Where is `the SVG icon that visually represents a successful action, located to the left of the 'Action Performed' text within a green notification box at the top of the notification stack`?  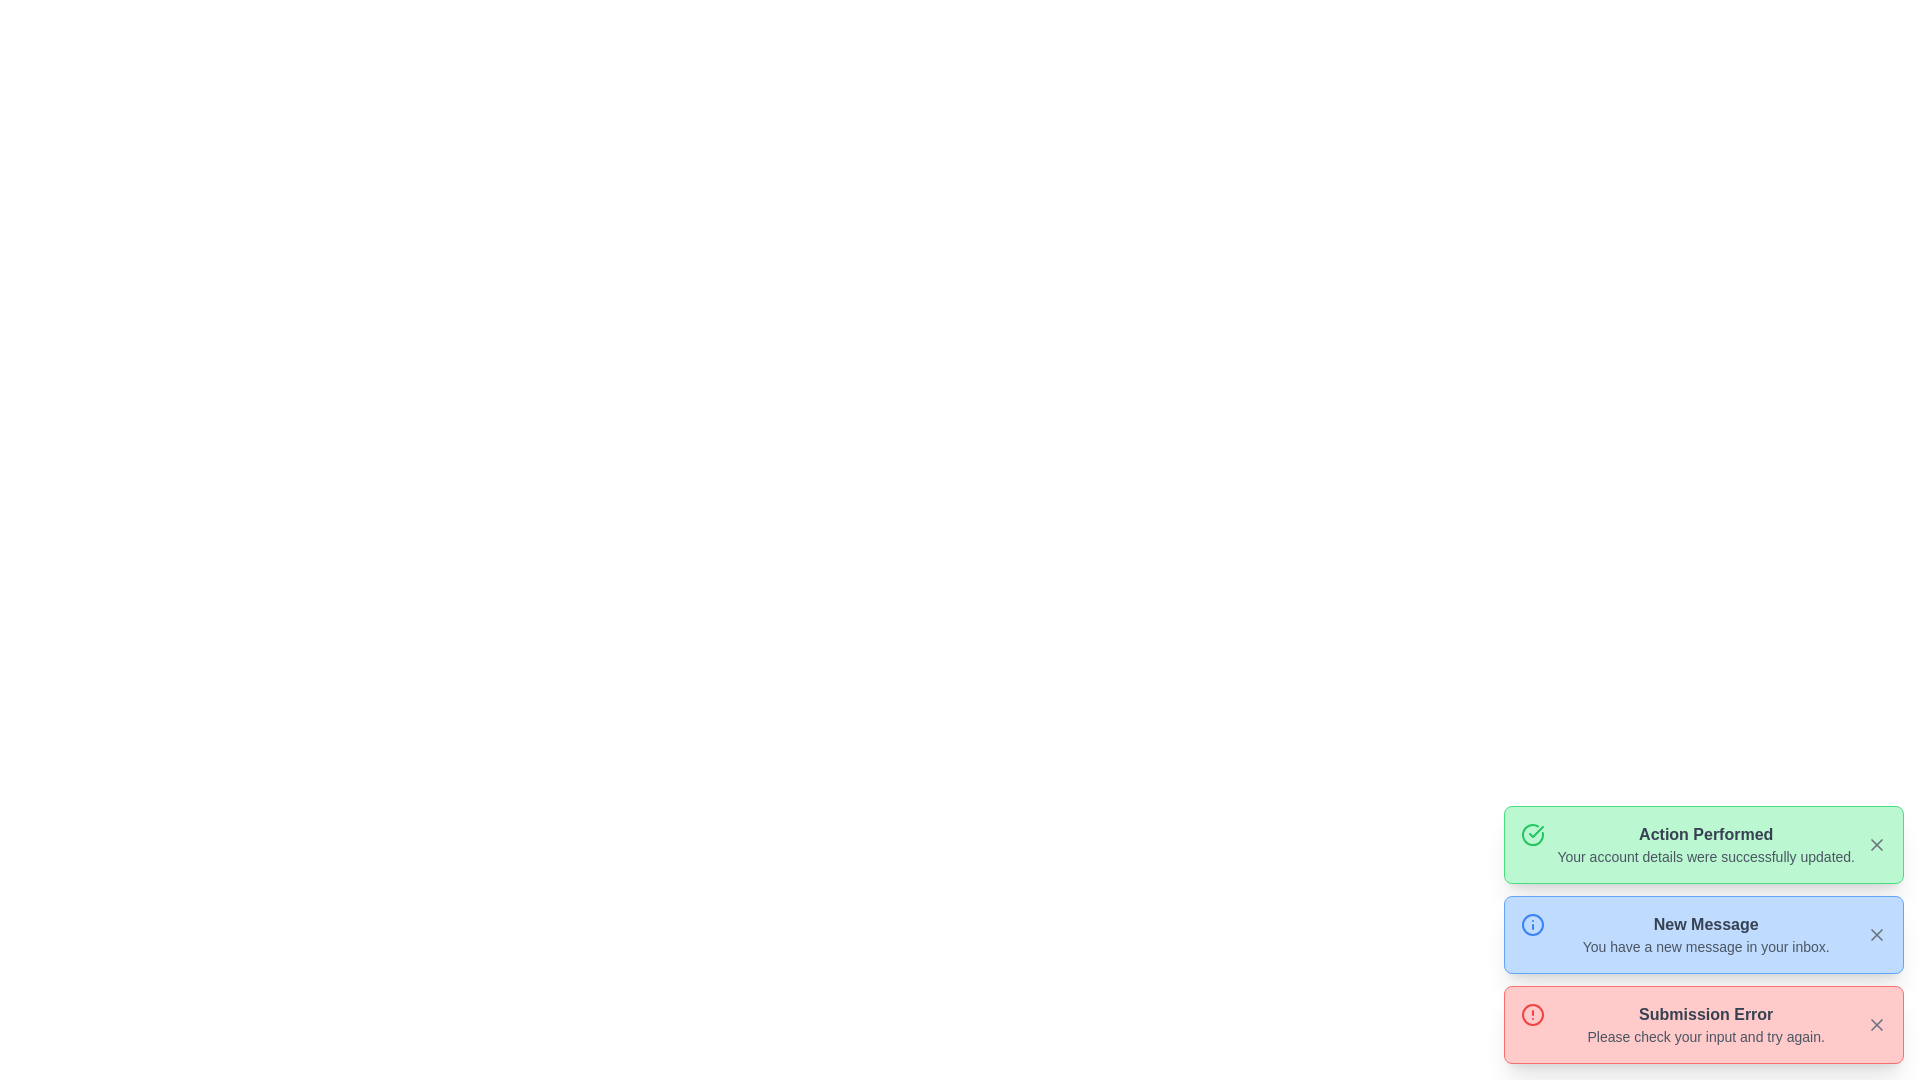
the SVG icon that visually represents a successful action, located to the left of the 'Action Performed' text within a green notification box at the top of the notification stack is located at coordinates (1535, 832).